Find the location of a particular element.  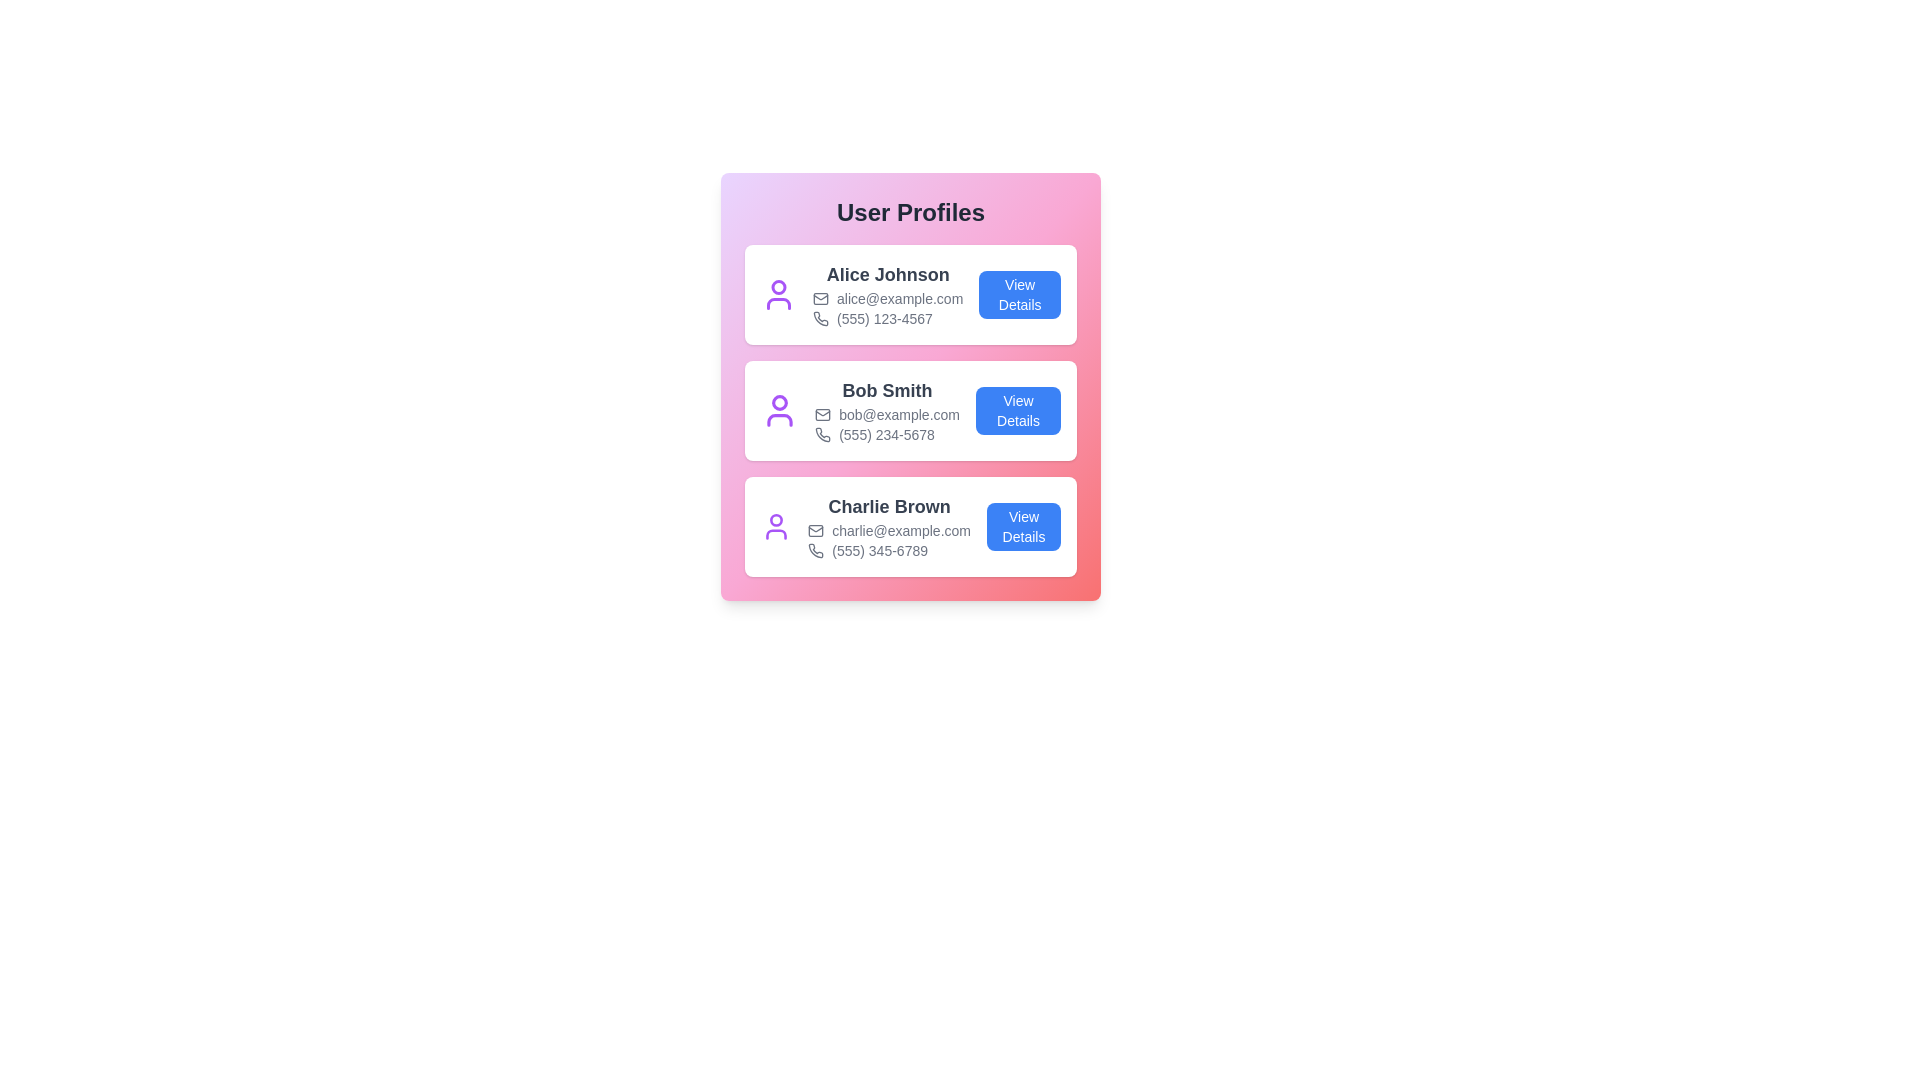

the text content of name for user Bob Smith is located at coordinates (886, 390).